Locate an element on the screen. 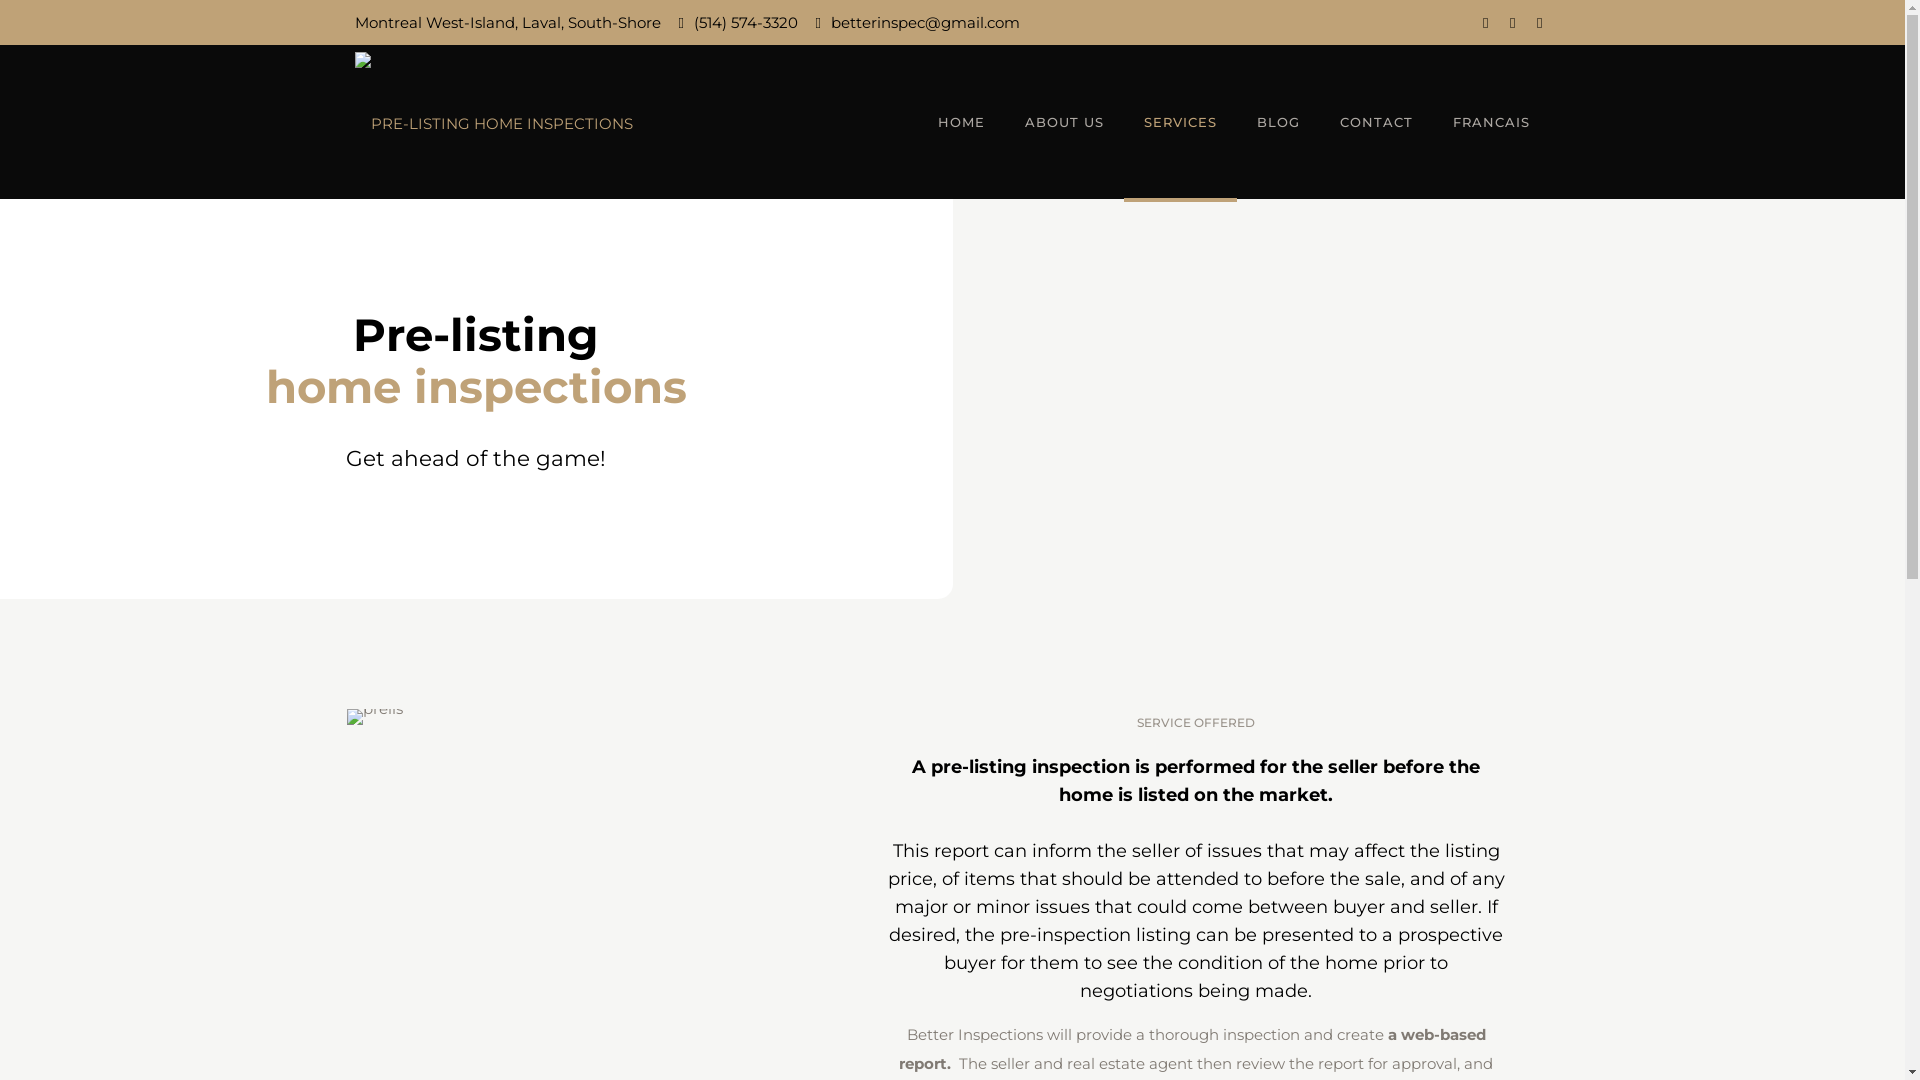 This screenshot has width=1920, height=1080. 'HOME' is located at coordinates (961, 121).